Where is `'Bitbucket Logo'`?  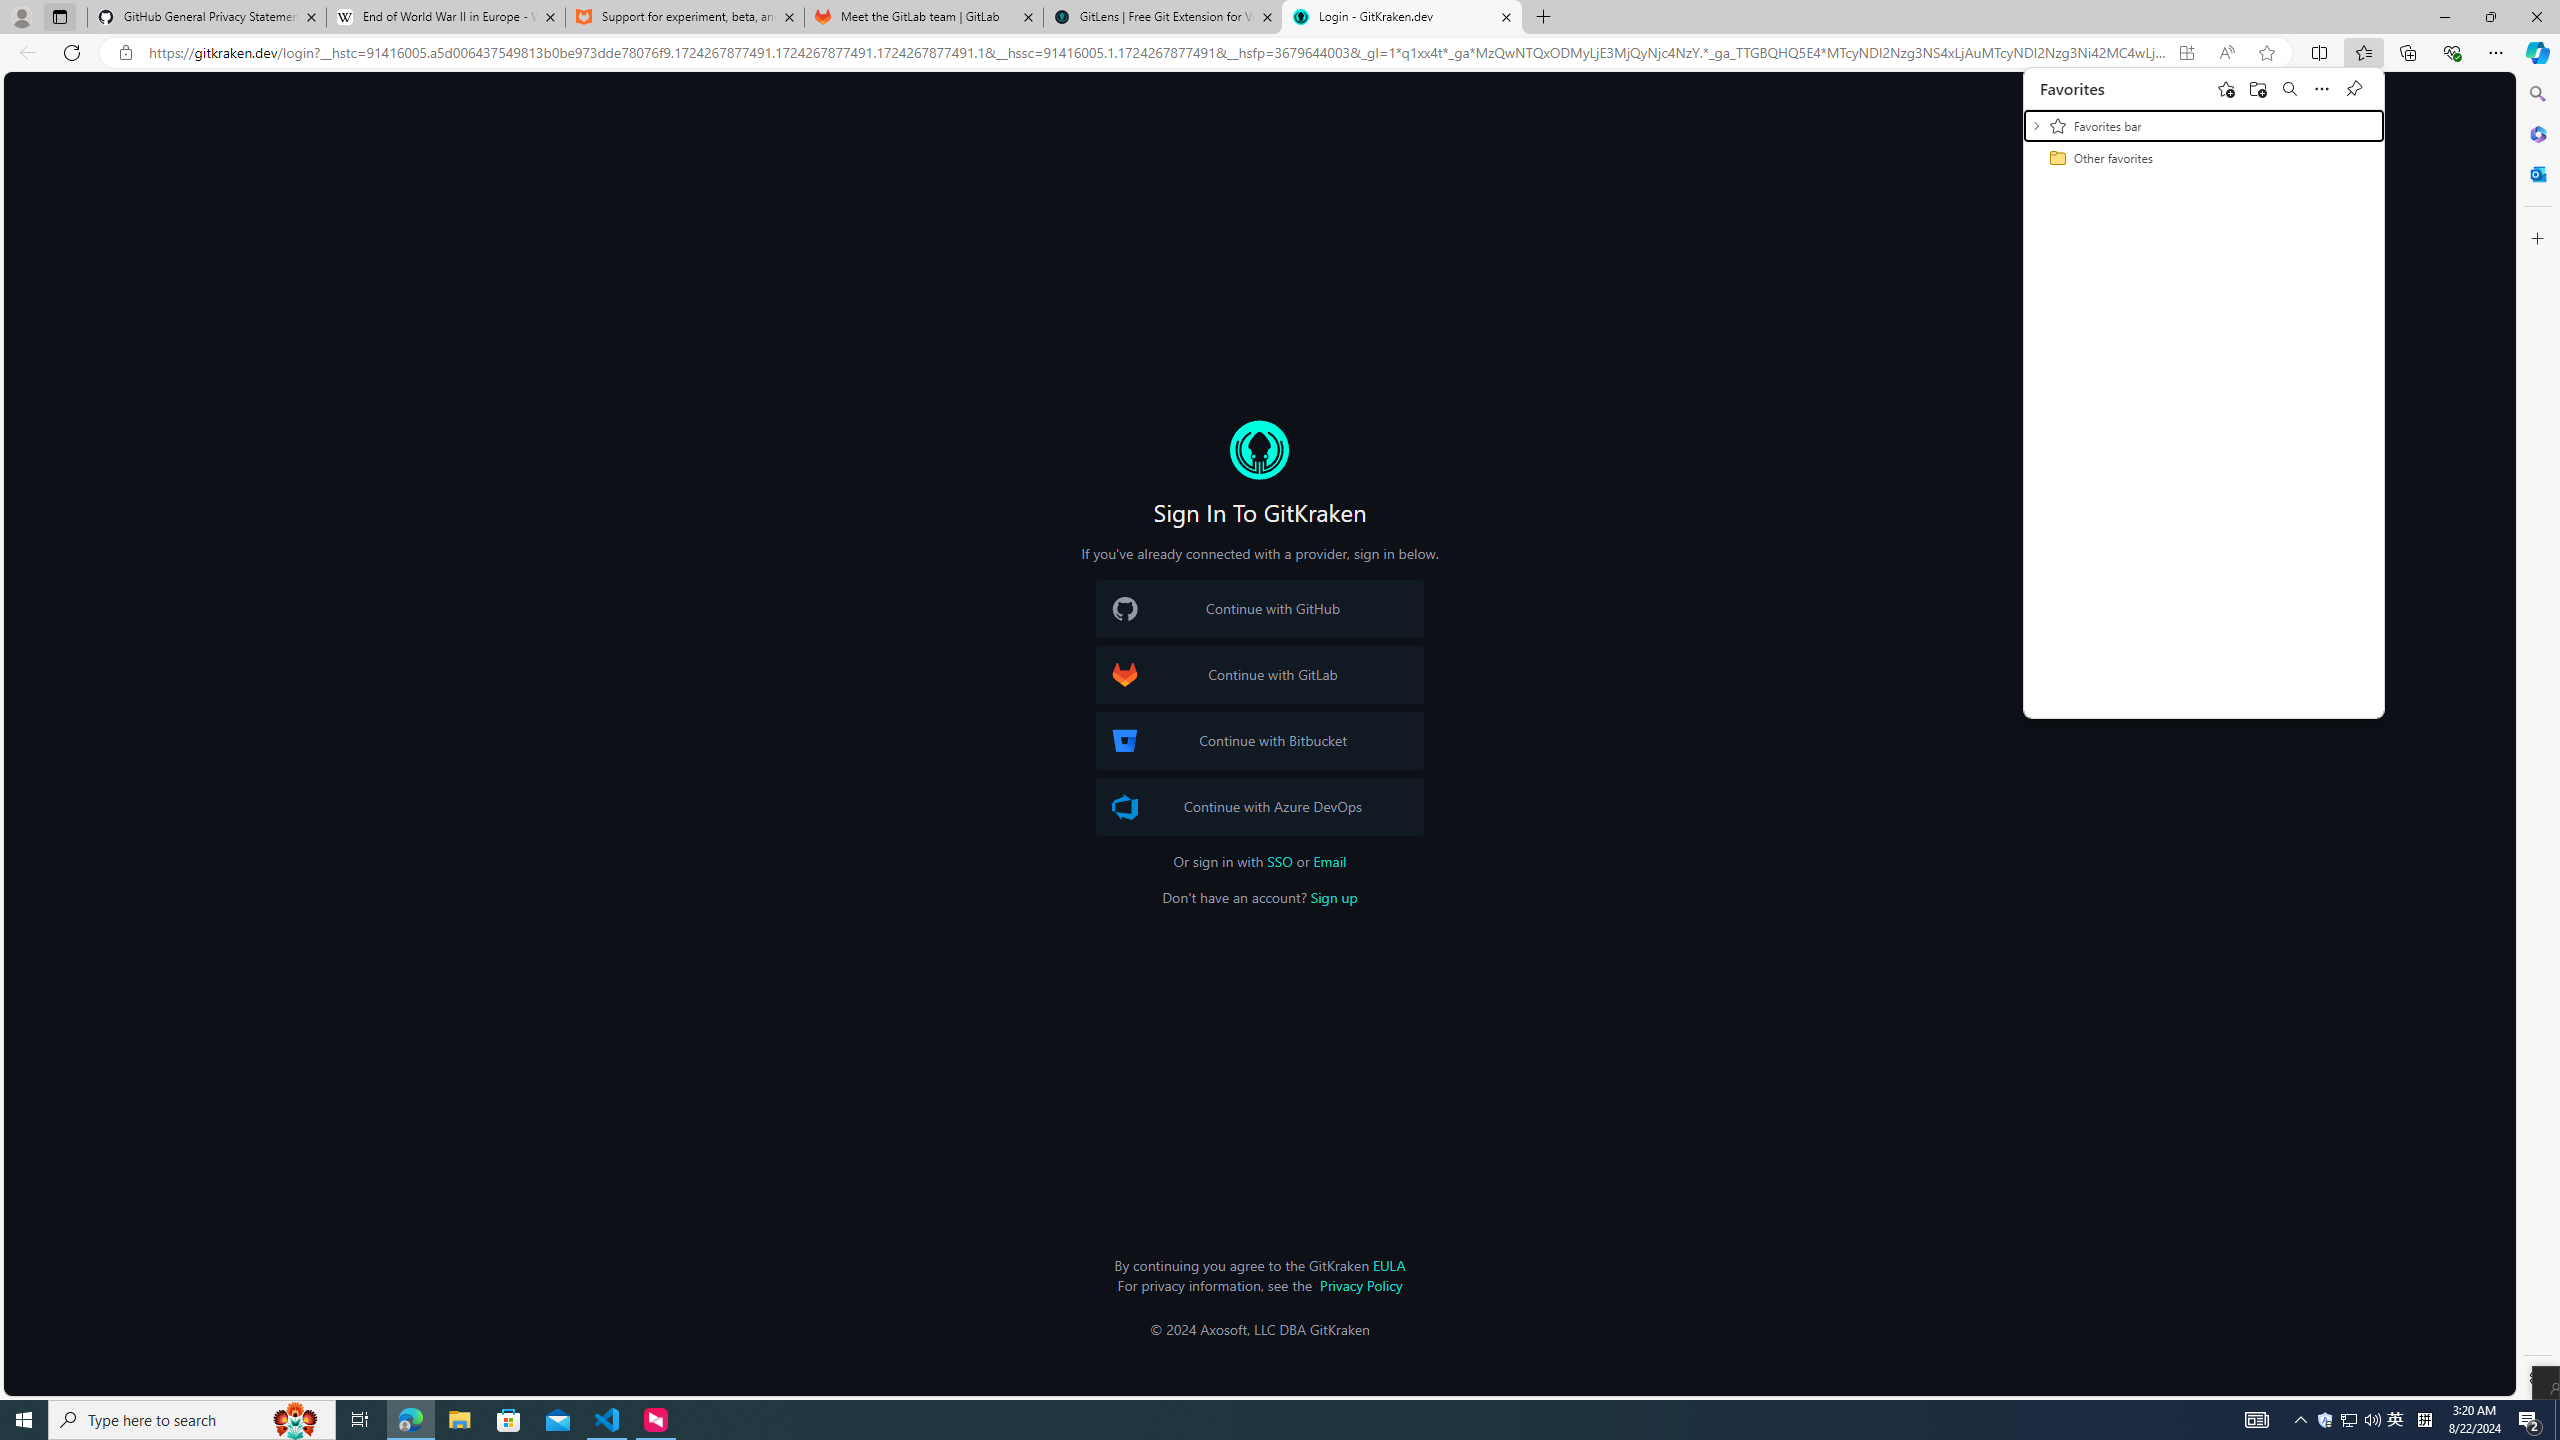 'Bitbucket Logo' is located at coordinates (1125, 740).